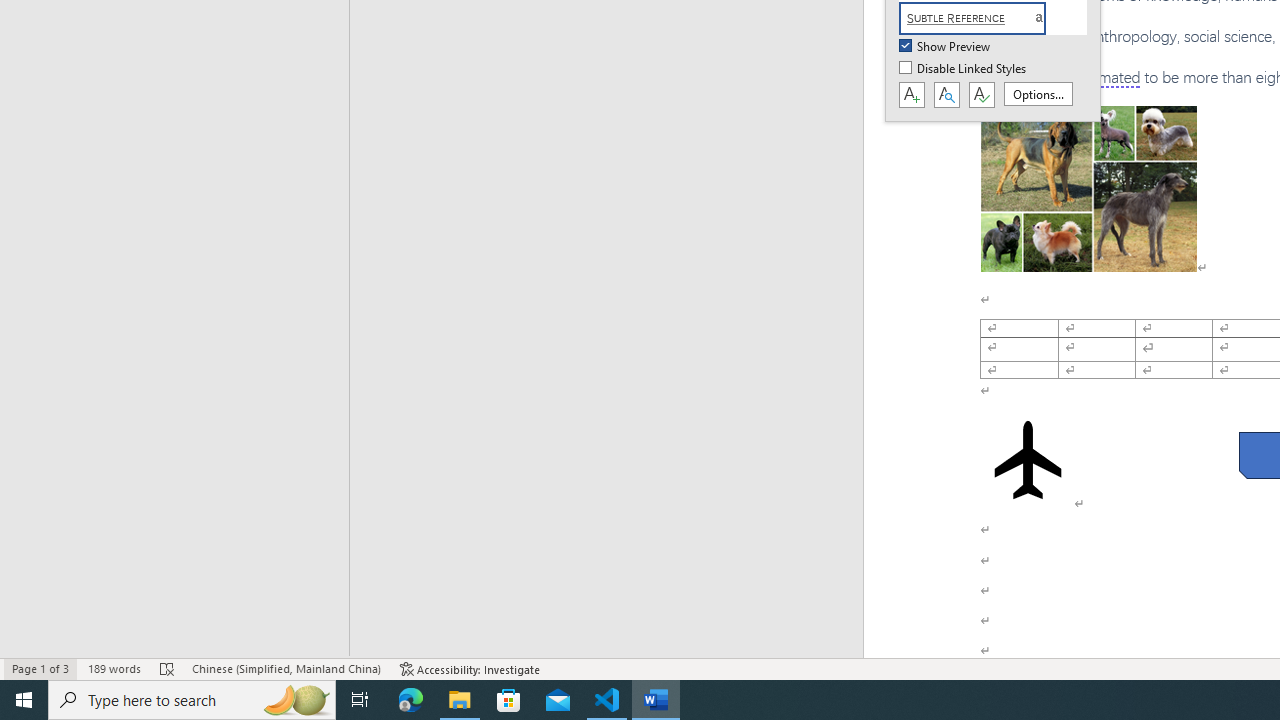  What do you see at coordinates (945, 46) in the screenshot?
I see `'Show Preview'` at bounding box center [945, 46].